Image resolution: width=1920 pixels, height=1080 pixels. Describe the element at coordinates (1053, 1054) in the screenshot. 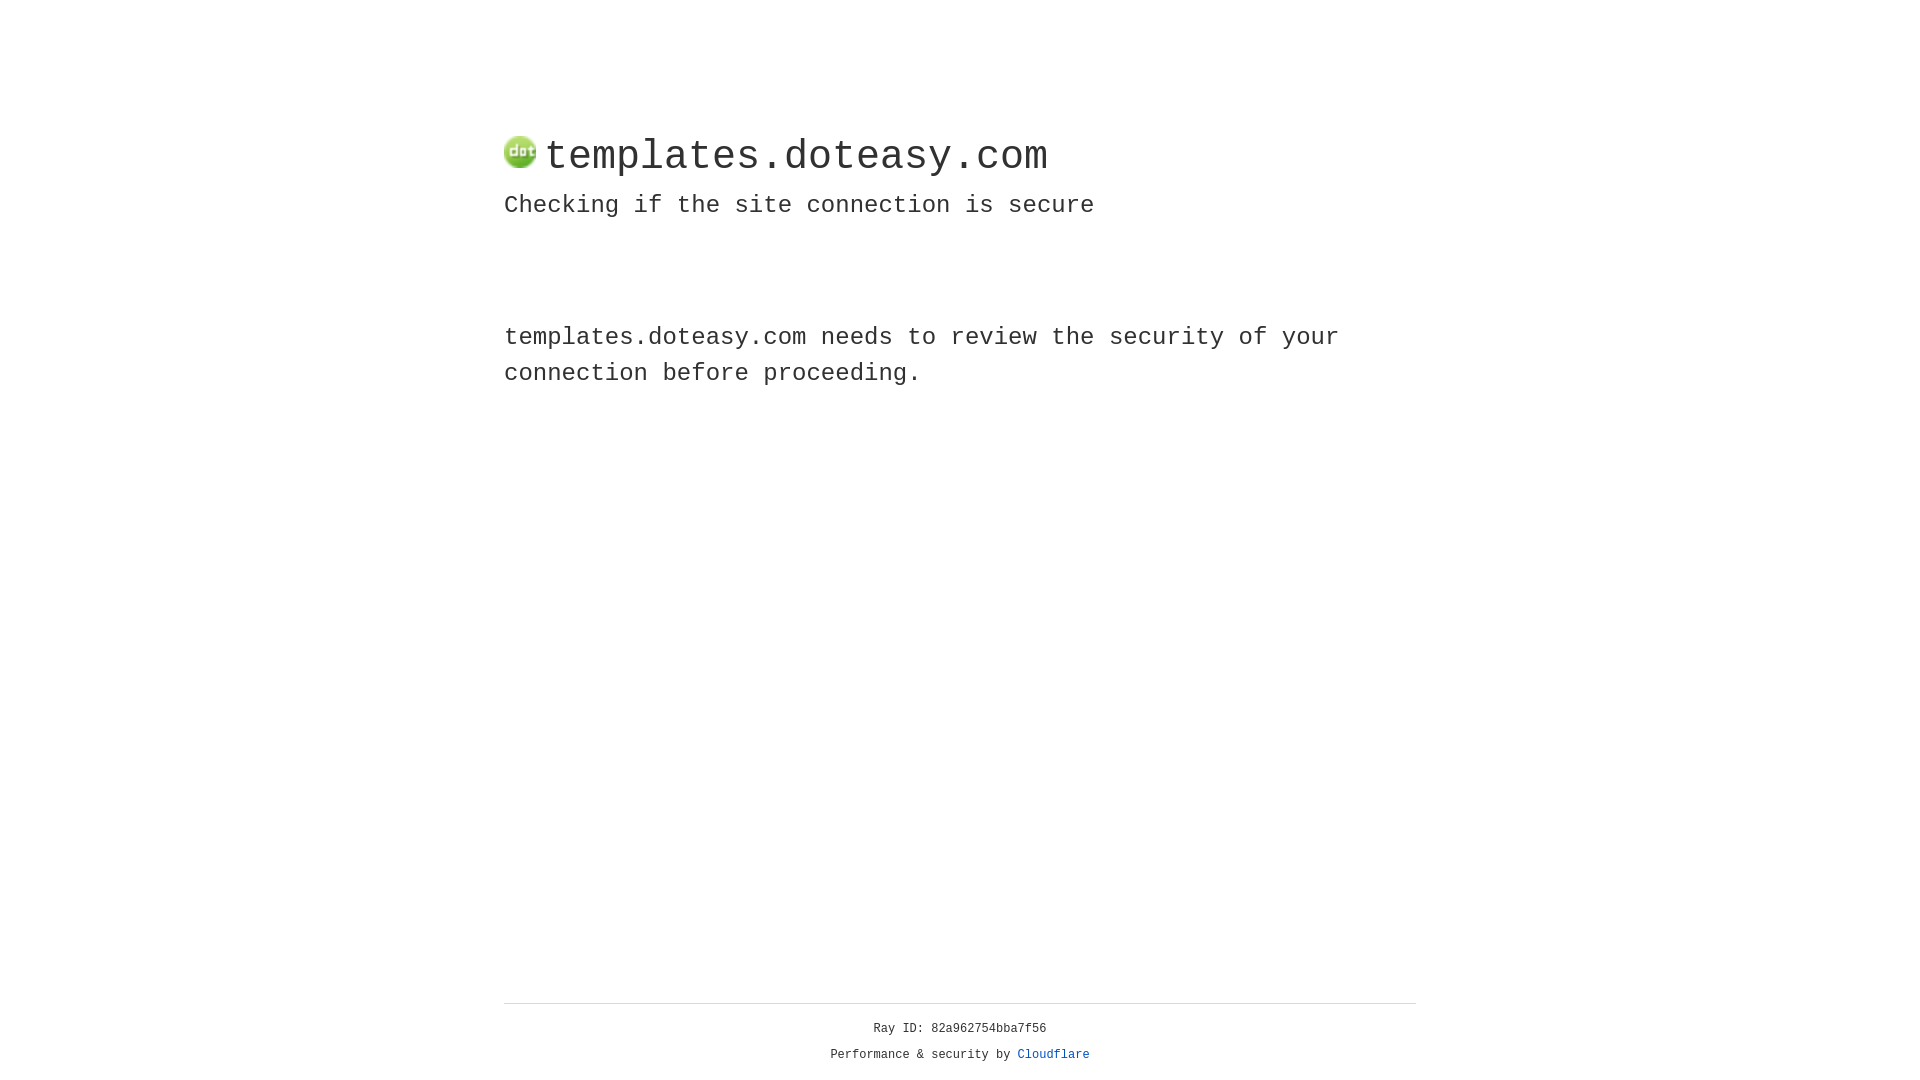

I see `'Cloudflare'` at that location.